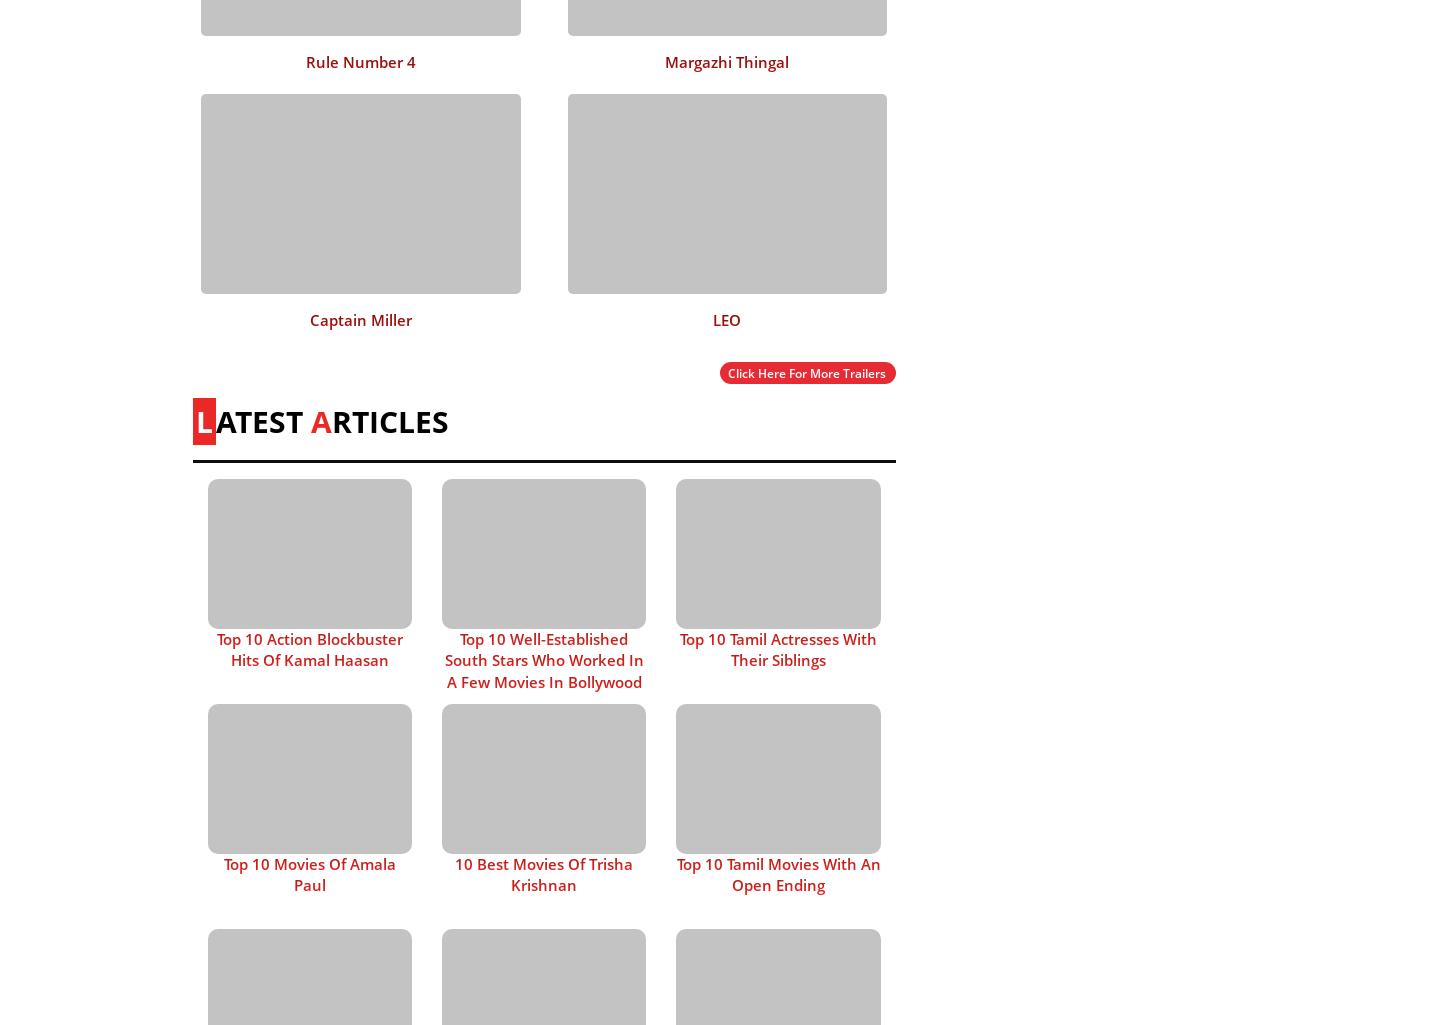 This screenshot has width=1440, height=1025. What do you see at coordinates (726, 59) in the screenshot?
I see `'Margazhi Thingal'` at bounding box center [726, 59].